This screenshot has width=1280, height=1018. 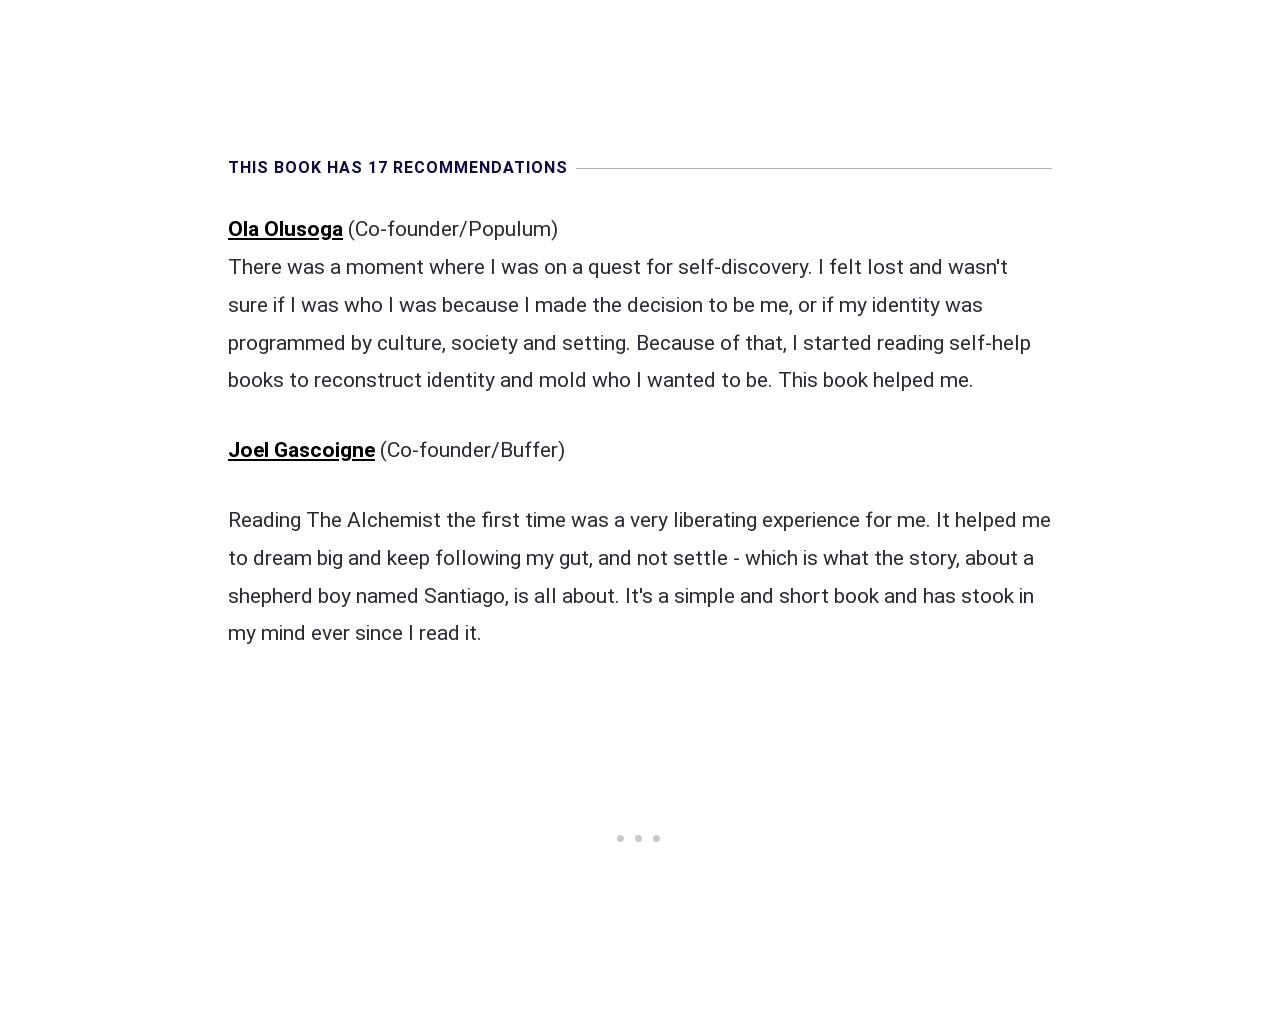 I want to click on 'Reading The Alchemist the first time was a very liberating experience for me. It helped me to dream big and keep following my gut, and not settle - which is what the story, about a shepherd boy named Santiago, is all about. It's a simple and short book and has stook in my mind ever since I read it.', so click(x=638, y=575).